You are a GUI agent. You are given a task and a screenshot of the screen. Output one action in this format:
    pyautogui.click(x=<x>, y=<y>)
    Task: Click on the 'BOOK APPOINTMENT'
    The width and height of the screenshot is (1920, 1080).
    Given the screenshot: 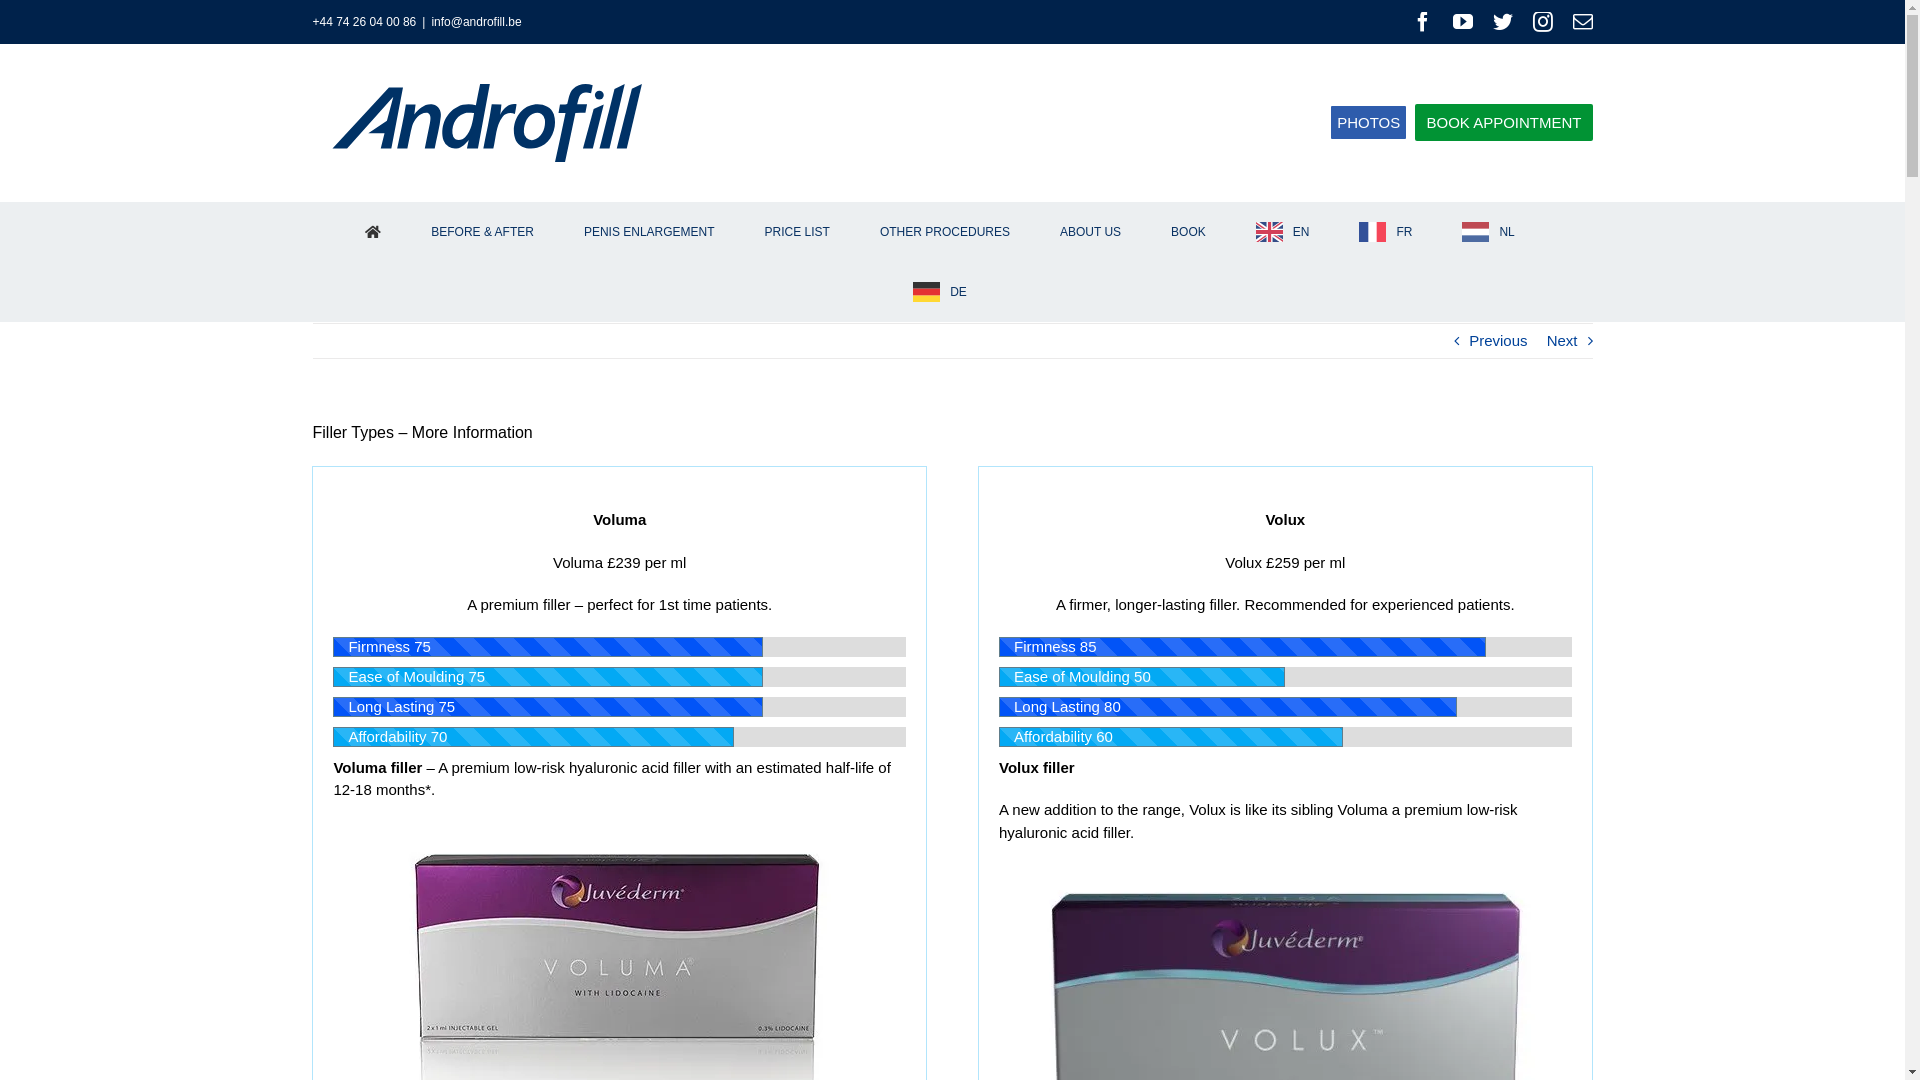 What is the action you would take?
    pyautogui.click(x=1414, y=122)
    